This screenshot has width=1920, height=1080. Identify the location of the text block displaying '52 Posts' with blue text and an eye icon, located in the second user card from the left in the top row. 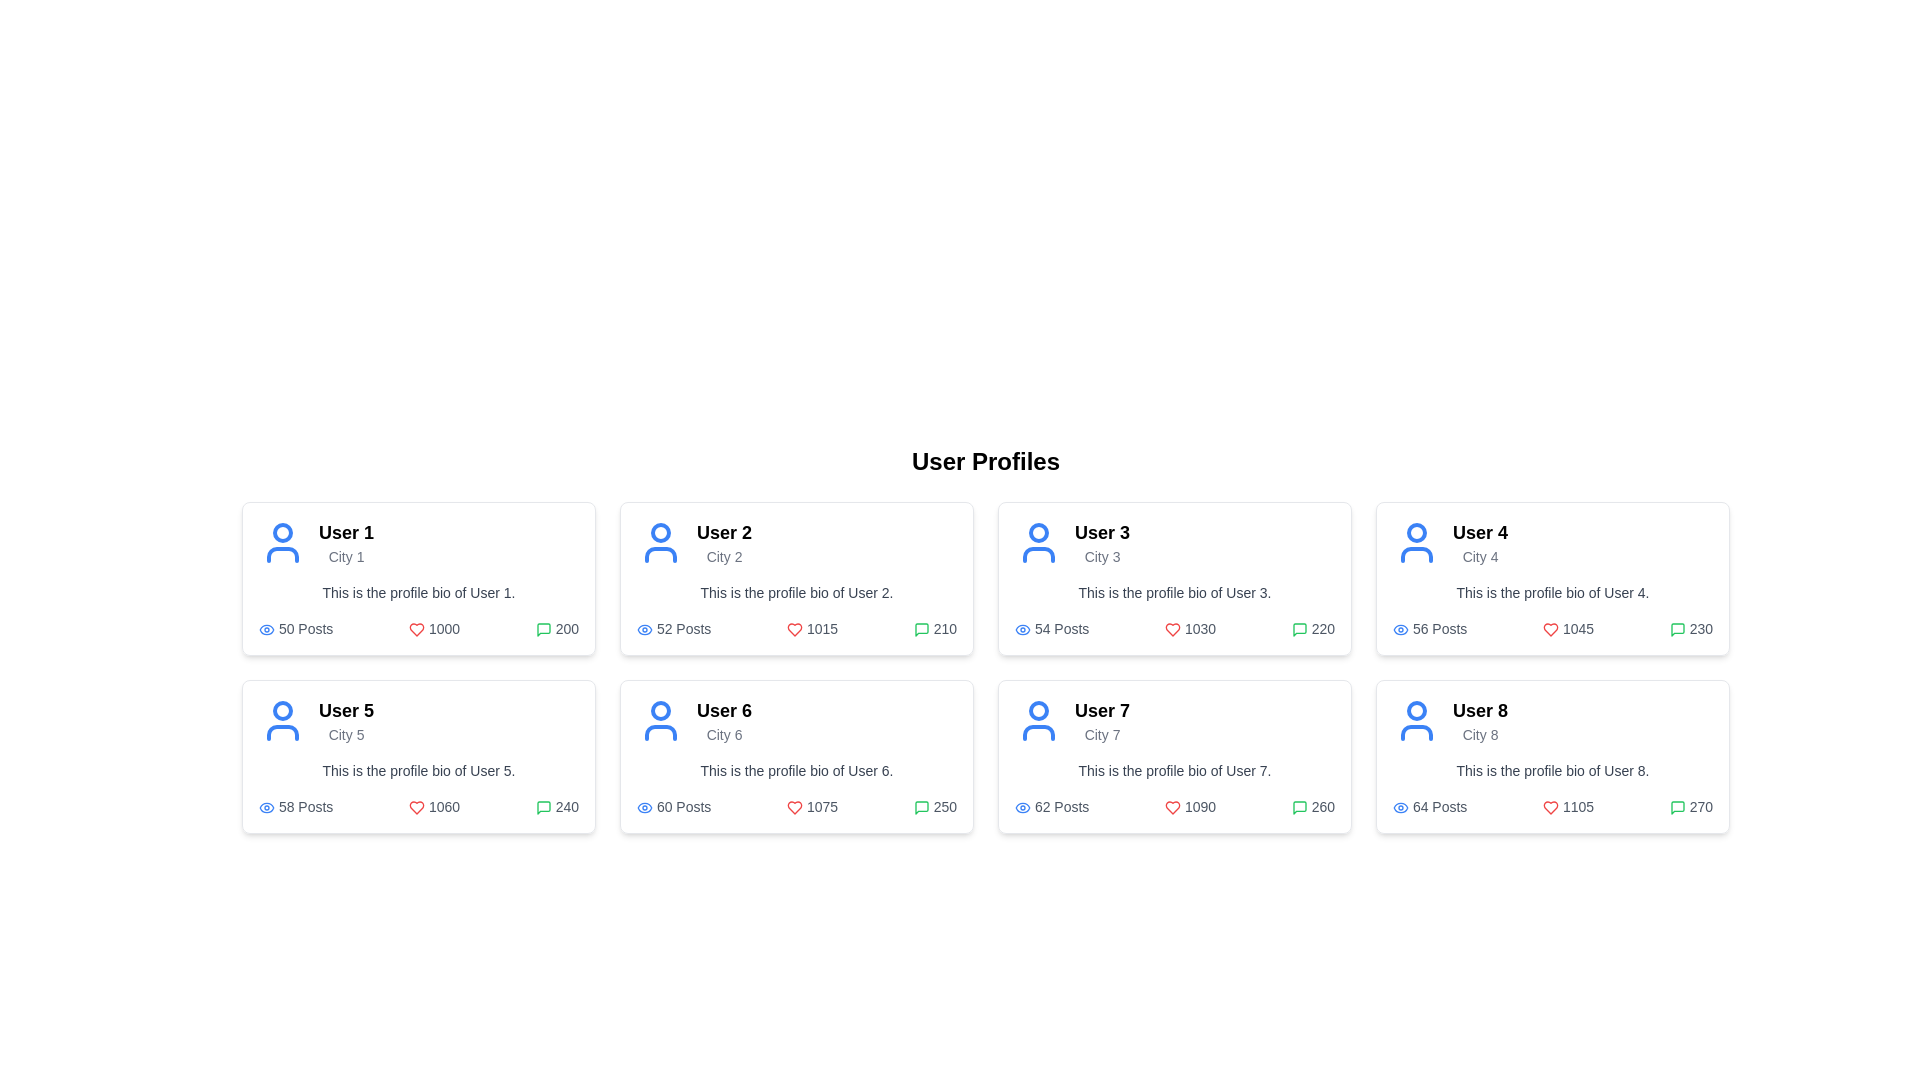
(674, 627).